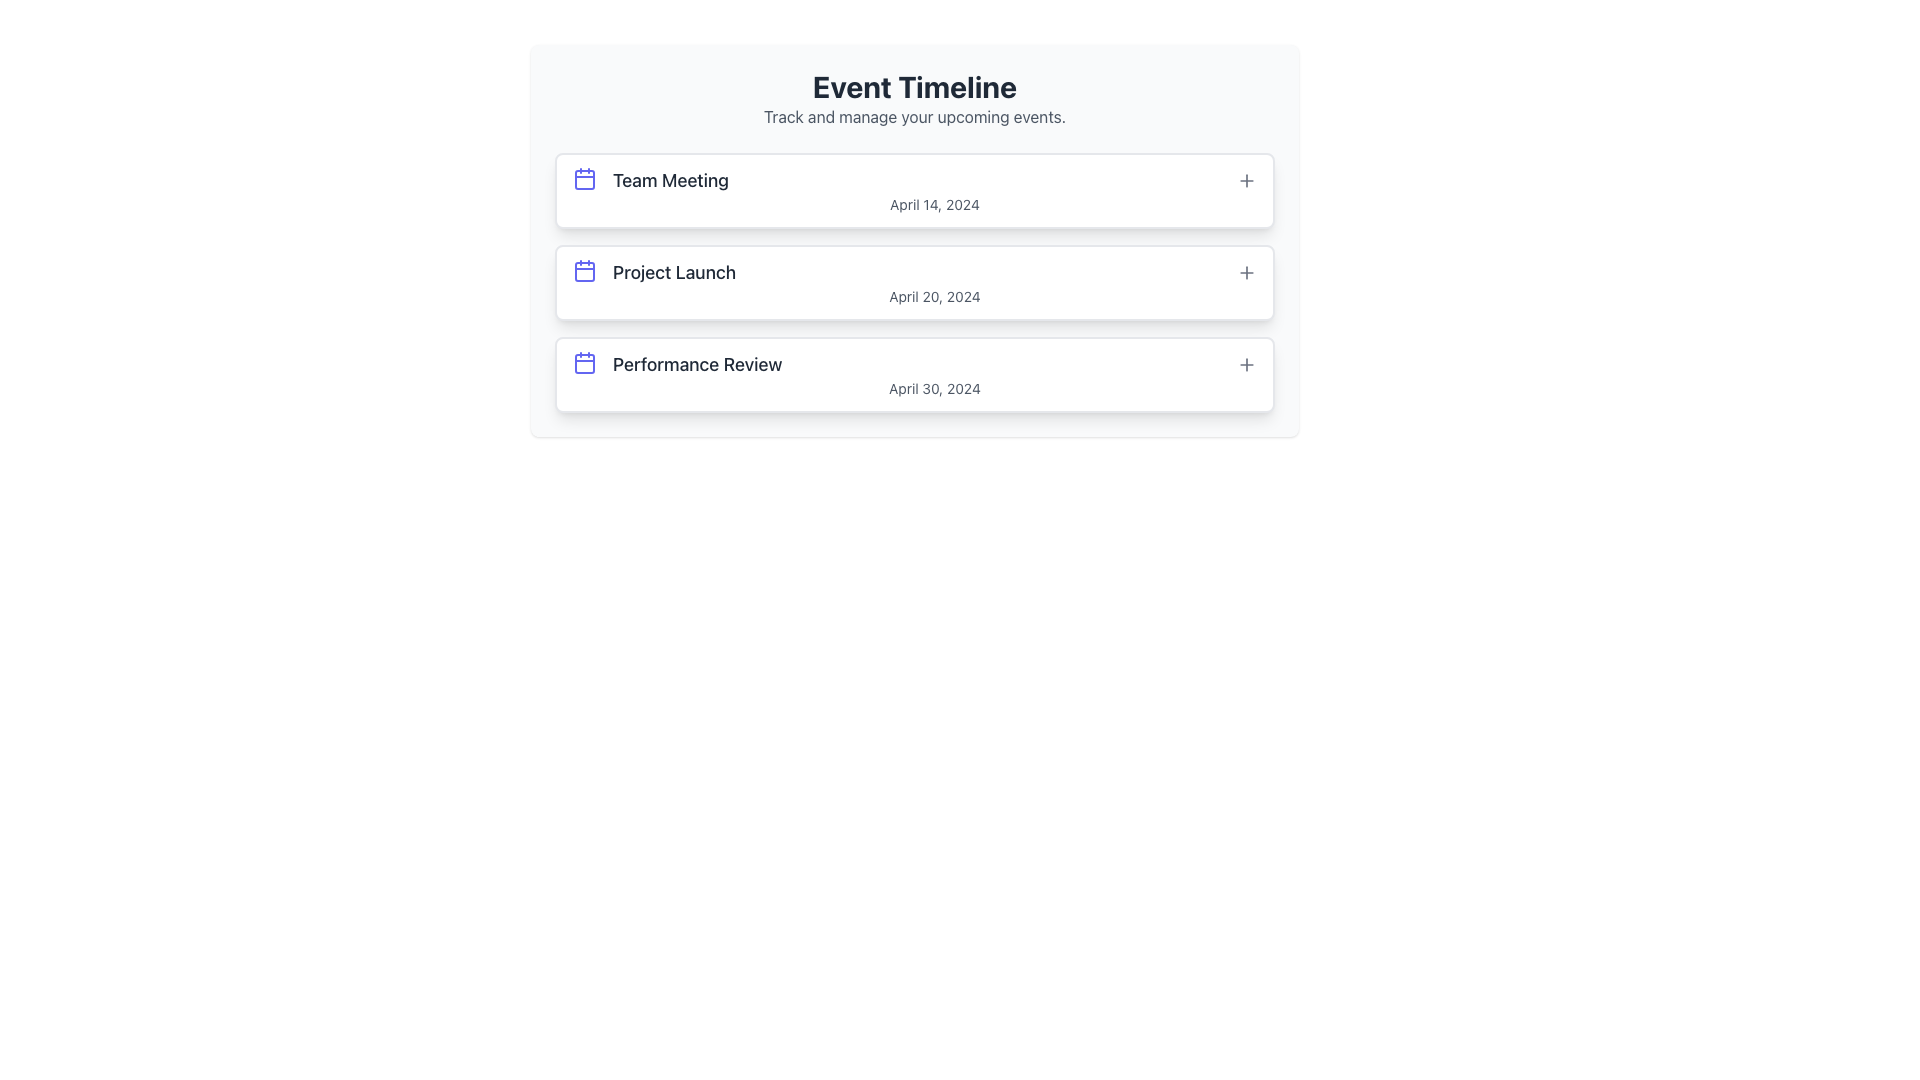  Describe the element at coordinates (584, 177) in the screenshot. I see `the calendar icon associated with the 'Team Meeting' event, which is positioned to the left of the event's text content` at that location.